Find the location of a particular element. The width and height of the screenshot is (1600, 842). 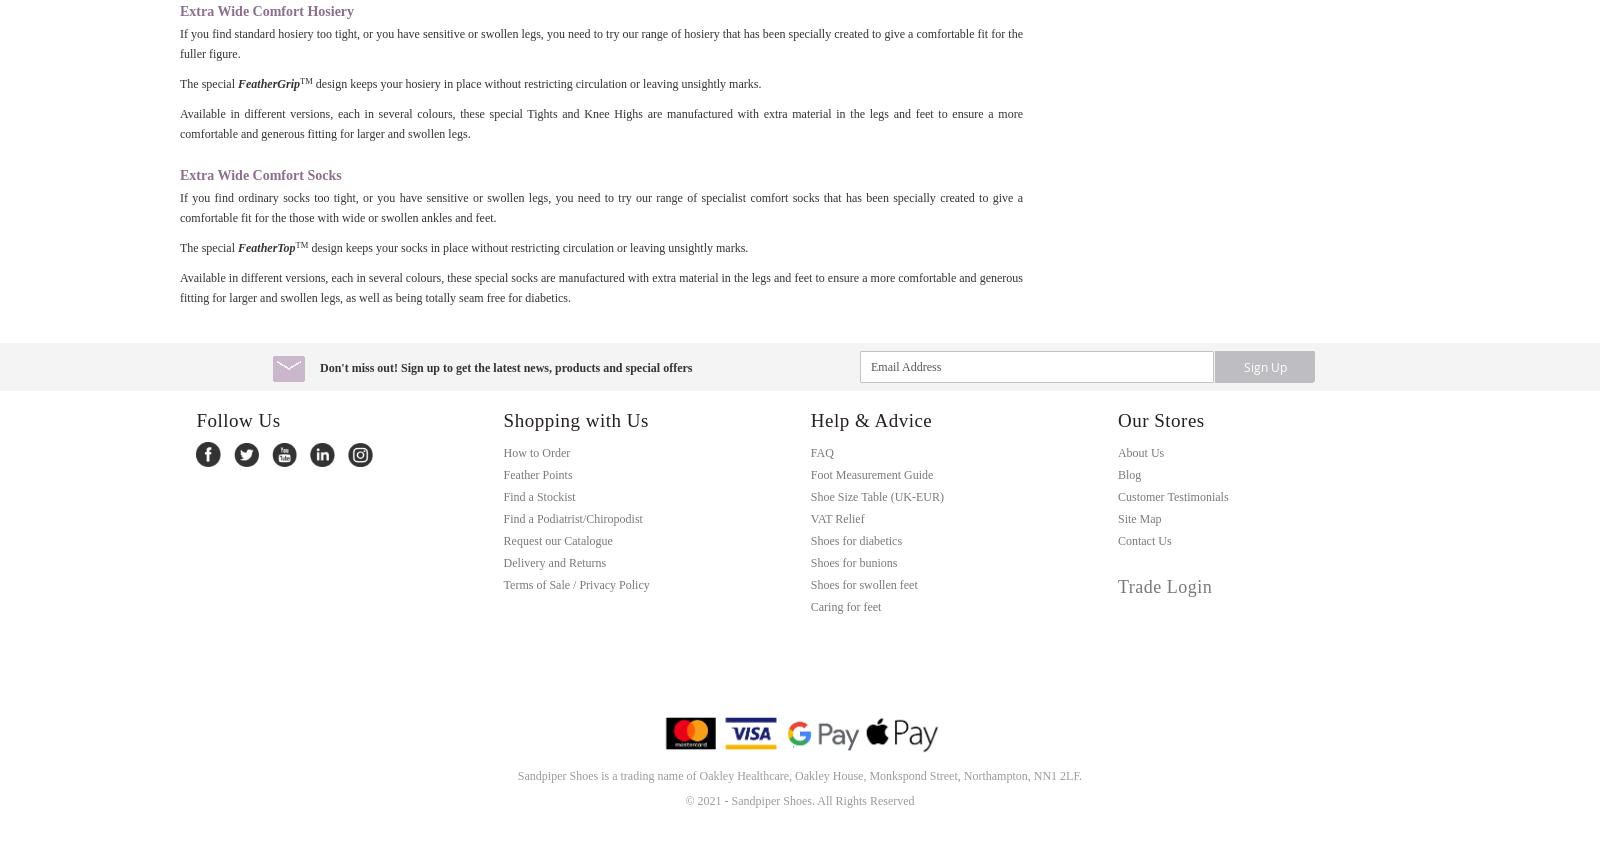

'Delivery and Returns' is located at coordinates (553, 561).